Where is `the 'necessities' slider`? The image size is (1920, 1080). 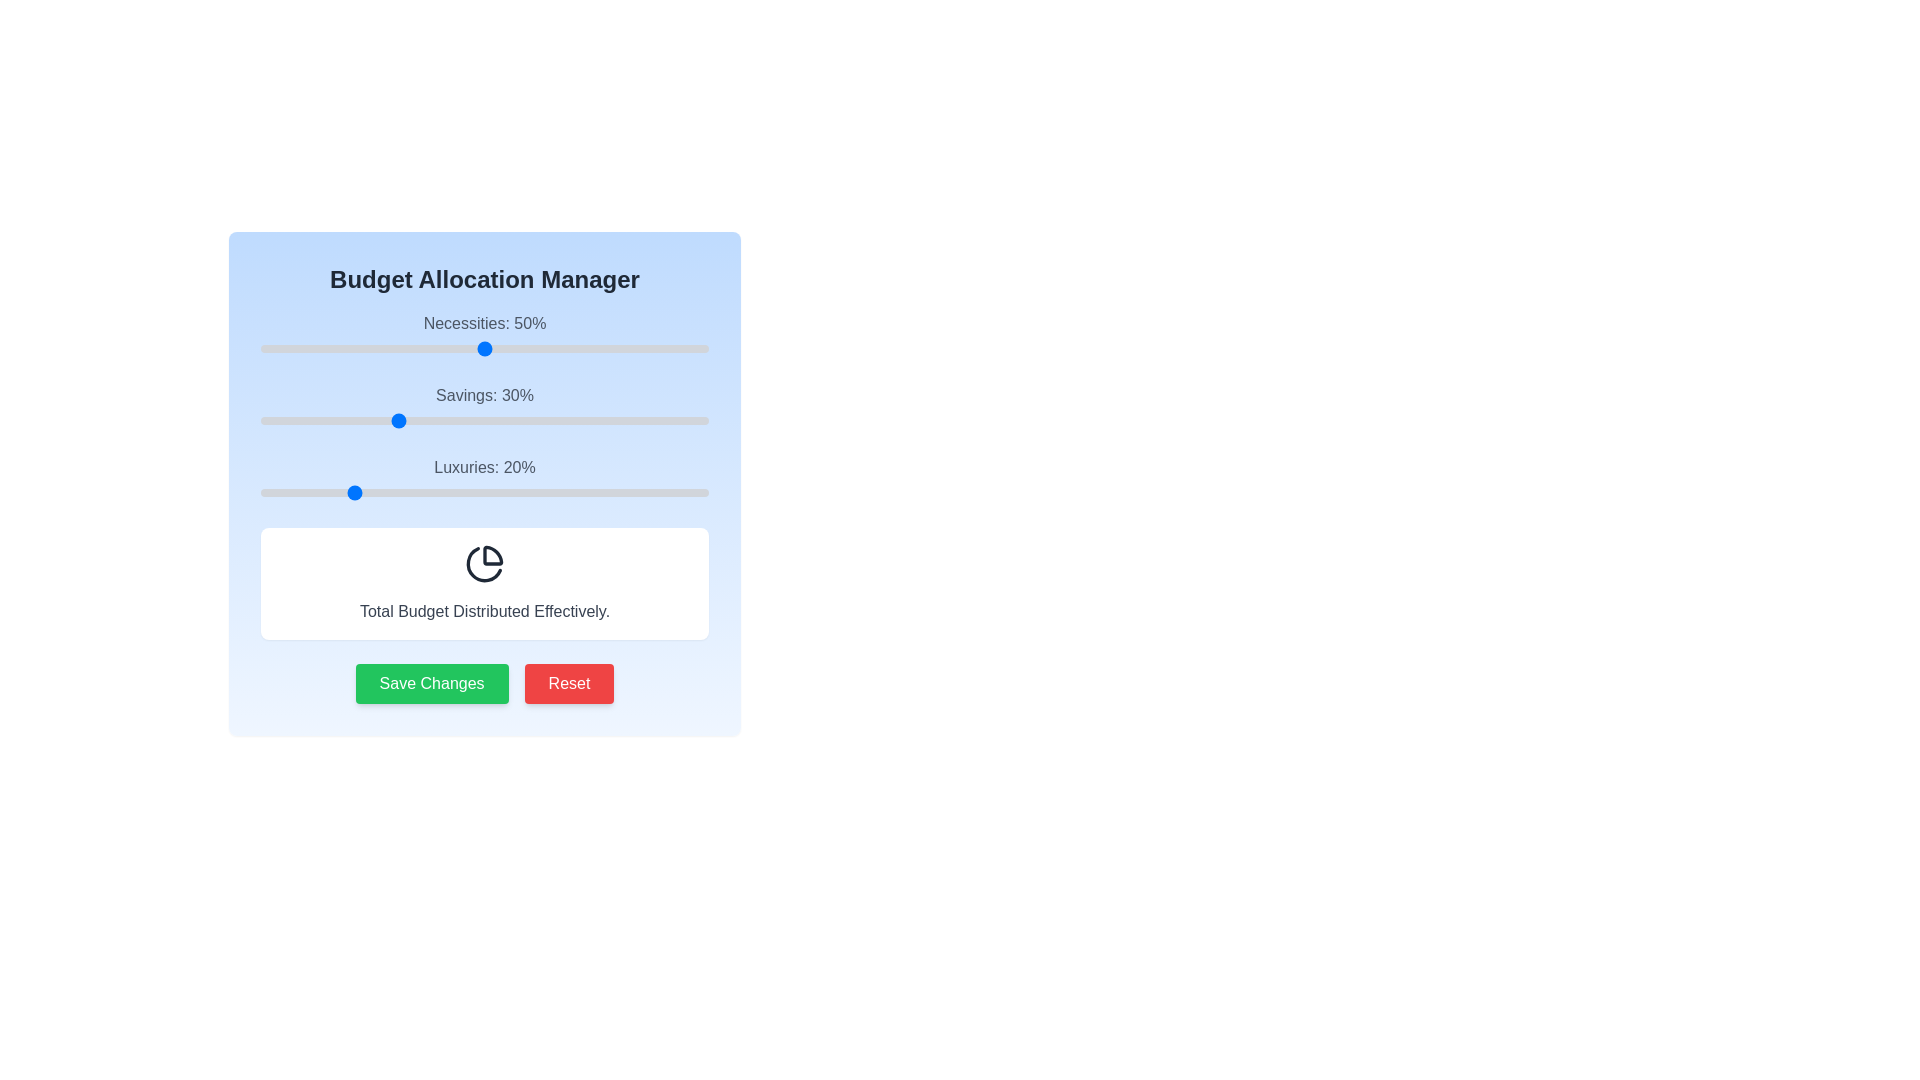
the 'necessities' slider is located at coordinates (452, 347).